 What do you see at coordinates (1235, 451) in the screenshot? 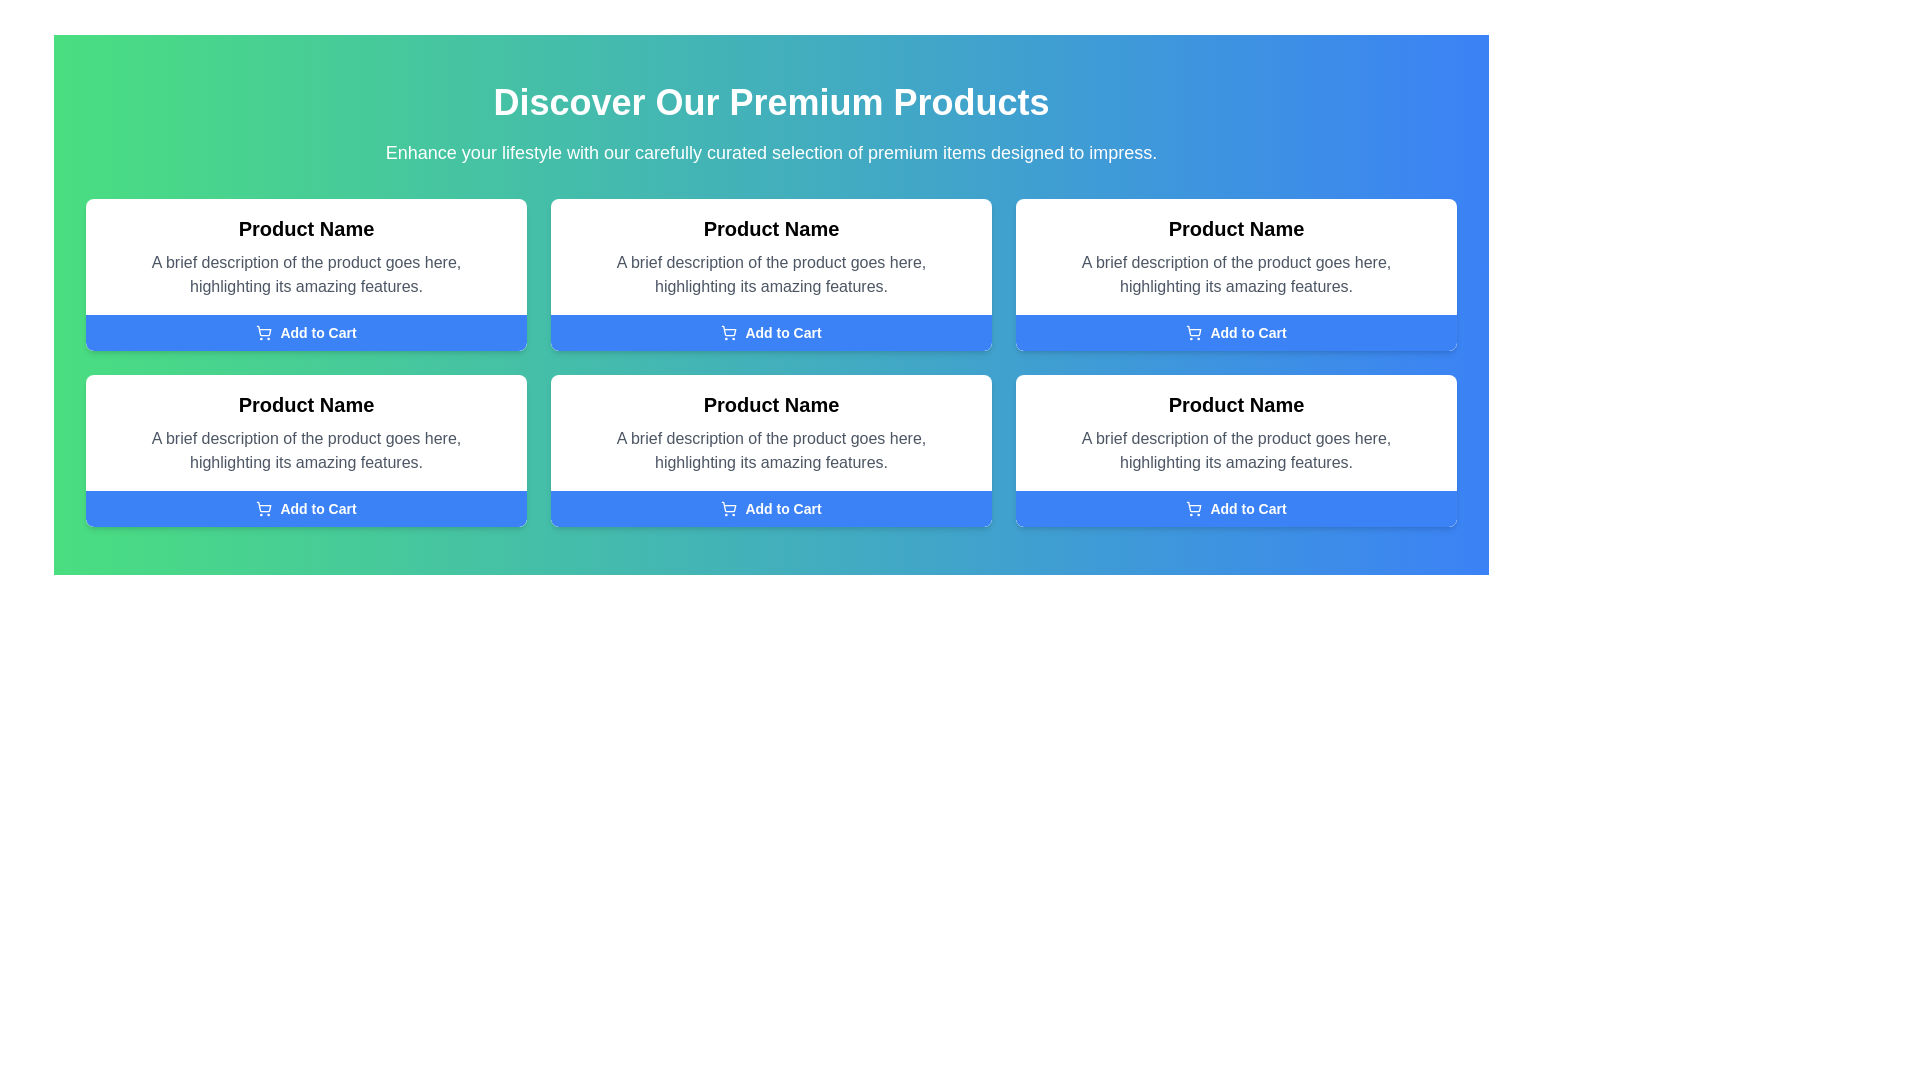
I see `the static text label providing a brief description of the product within the third card in the second row of the grid layout, positioned below 'Product Name' and above 'Add to Cart'` at bounding box center [1235, 451].